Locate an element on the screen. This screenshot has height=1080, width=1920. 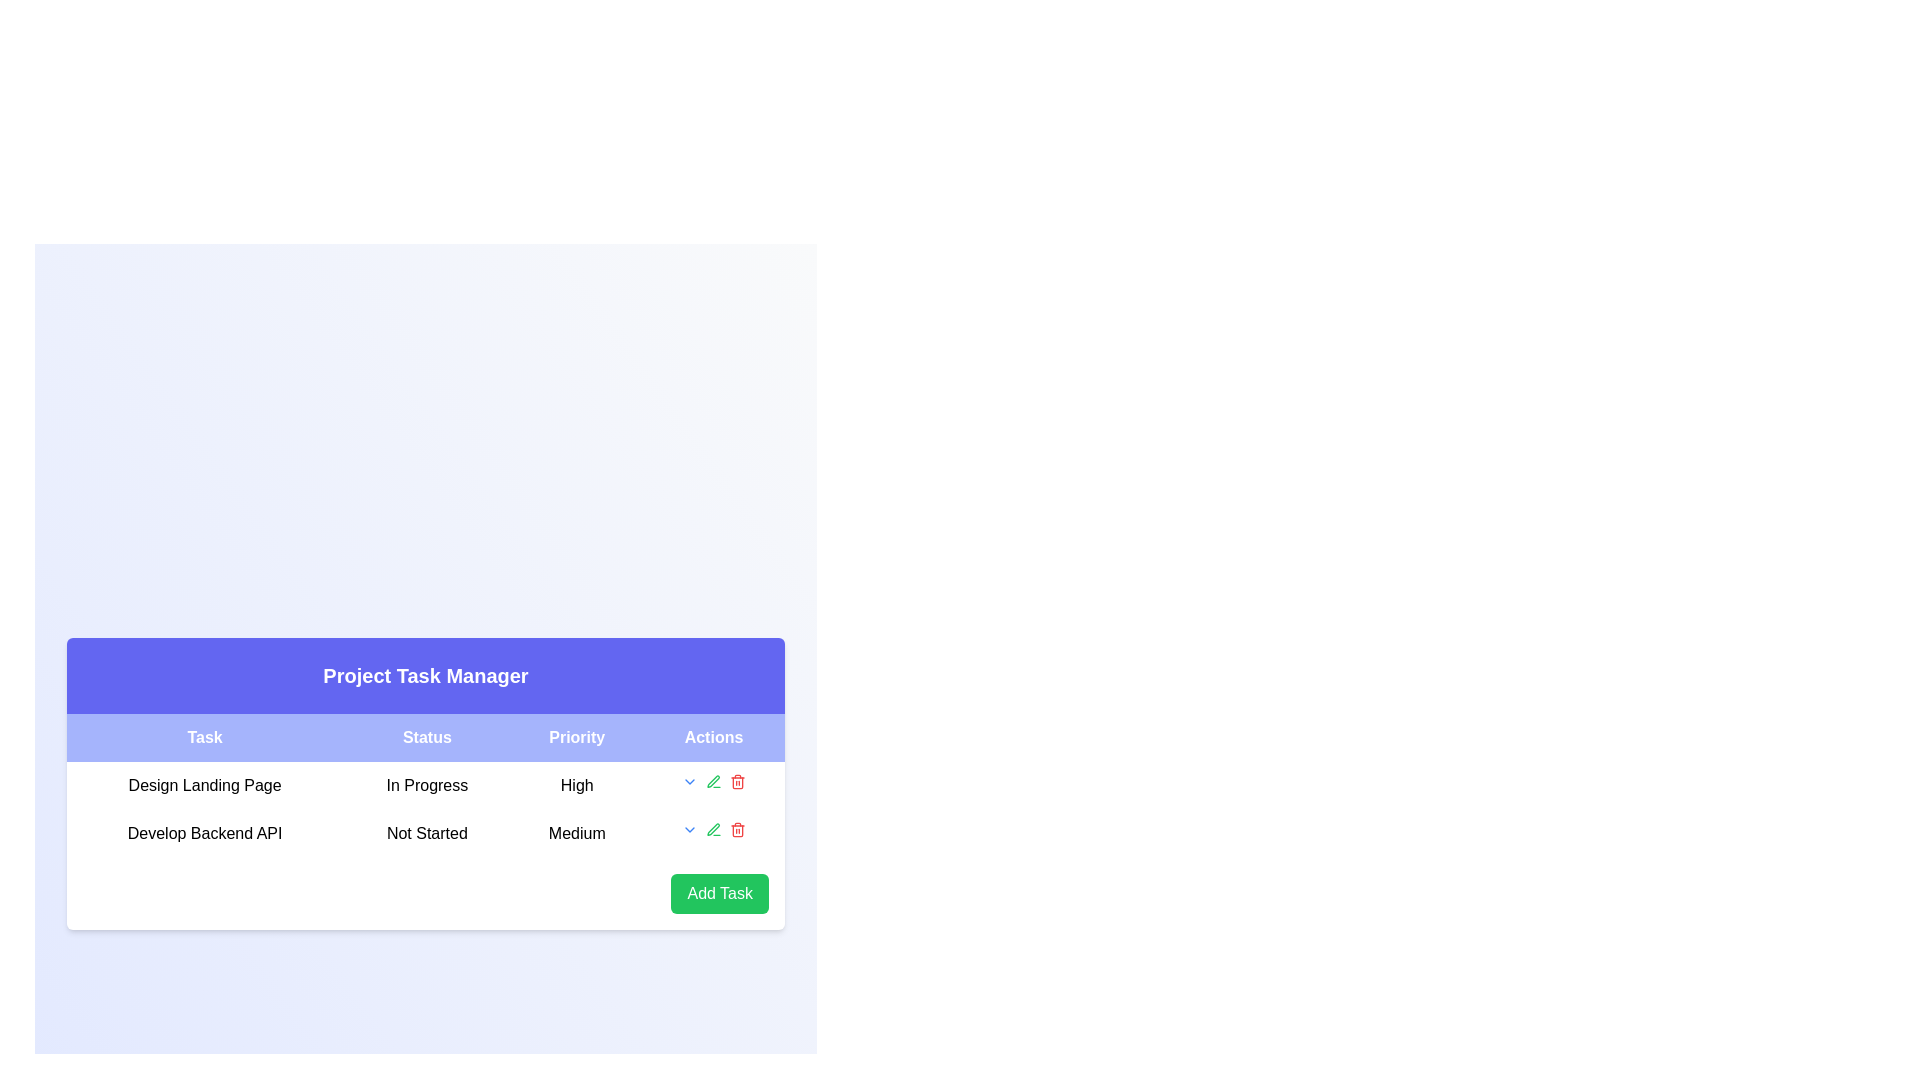
the text label displaying 'Not Started' in the 'Status' column of the second row for the task 'Develop Backend API' is located at coordinates (426, 833).